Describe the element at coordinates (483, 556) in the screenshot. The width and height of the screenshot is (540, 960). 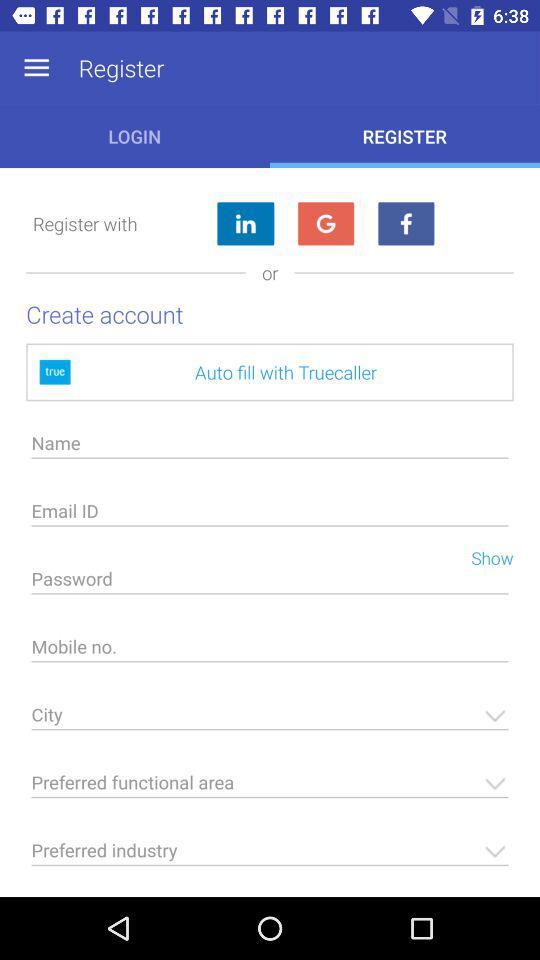
I see `the show option` at that location.